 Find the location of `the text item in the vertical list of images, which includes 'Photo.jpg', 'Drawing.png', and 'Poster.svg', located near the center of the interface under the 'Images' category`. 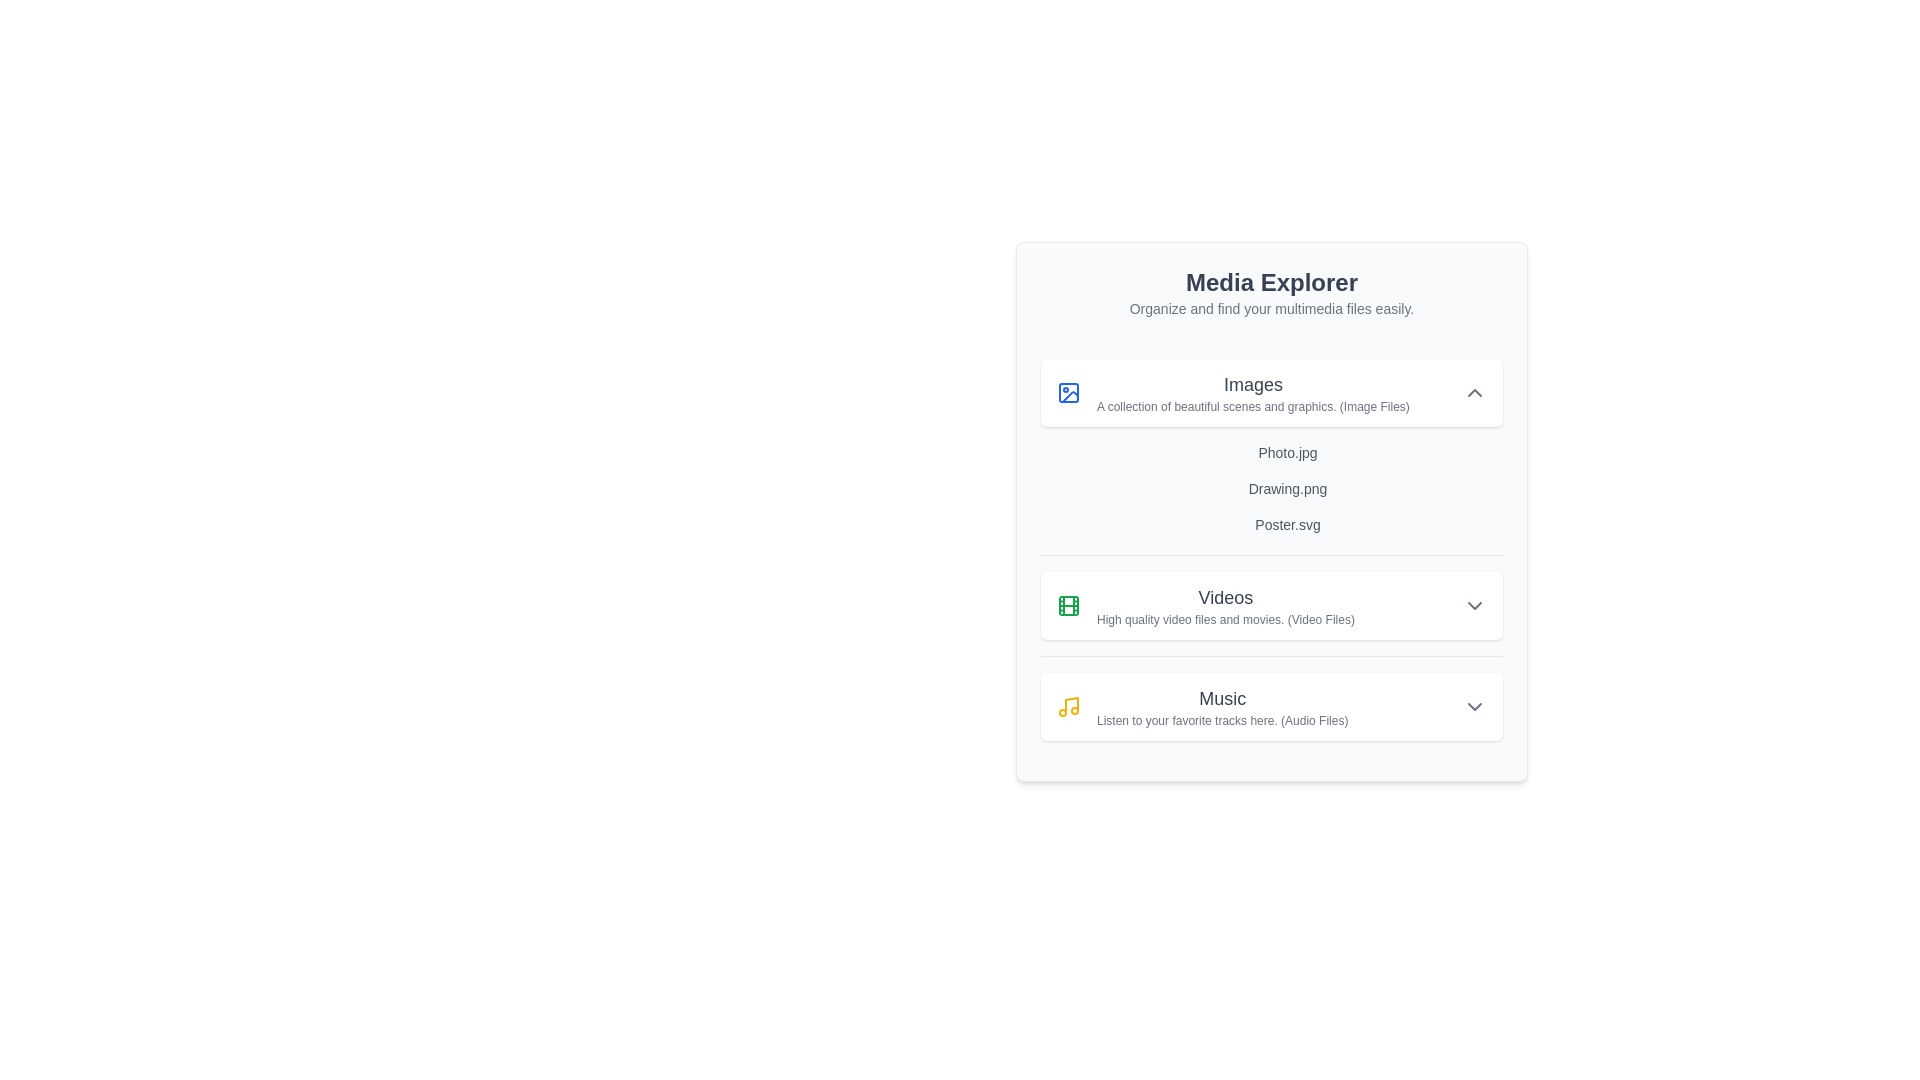

the text item in the vertical list of images, which includes 'Photo.jpg', 'Drawing.png', and 'Poster.svg', located near the center of the interface under the 'Images' category is located at coordinates (1287, 489).